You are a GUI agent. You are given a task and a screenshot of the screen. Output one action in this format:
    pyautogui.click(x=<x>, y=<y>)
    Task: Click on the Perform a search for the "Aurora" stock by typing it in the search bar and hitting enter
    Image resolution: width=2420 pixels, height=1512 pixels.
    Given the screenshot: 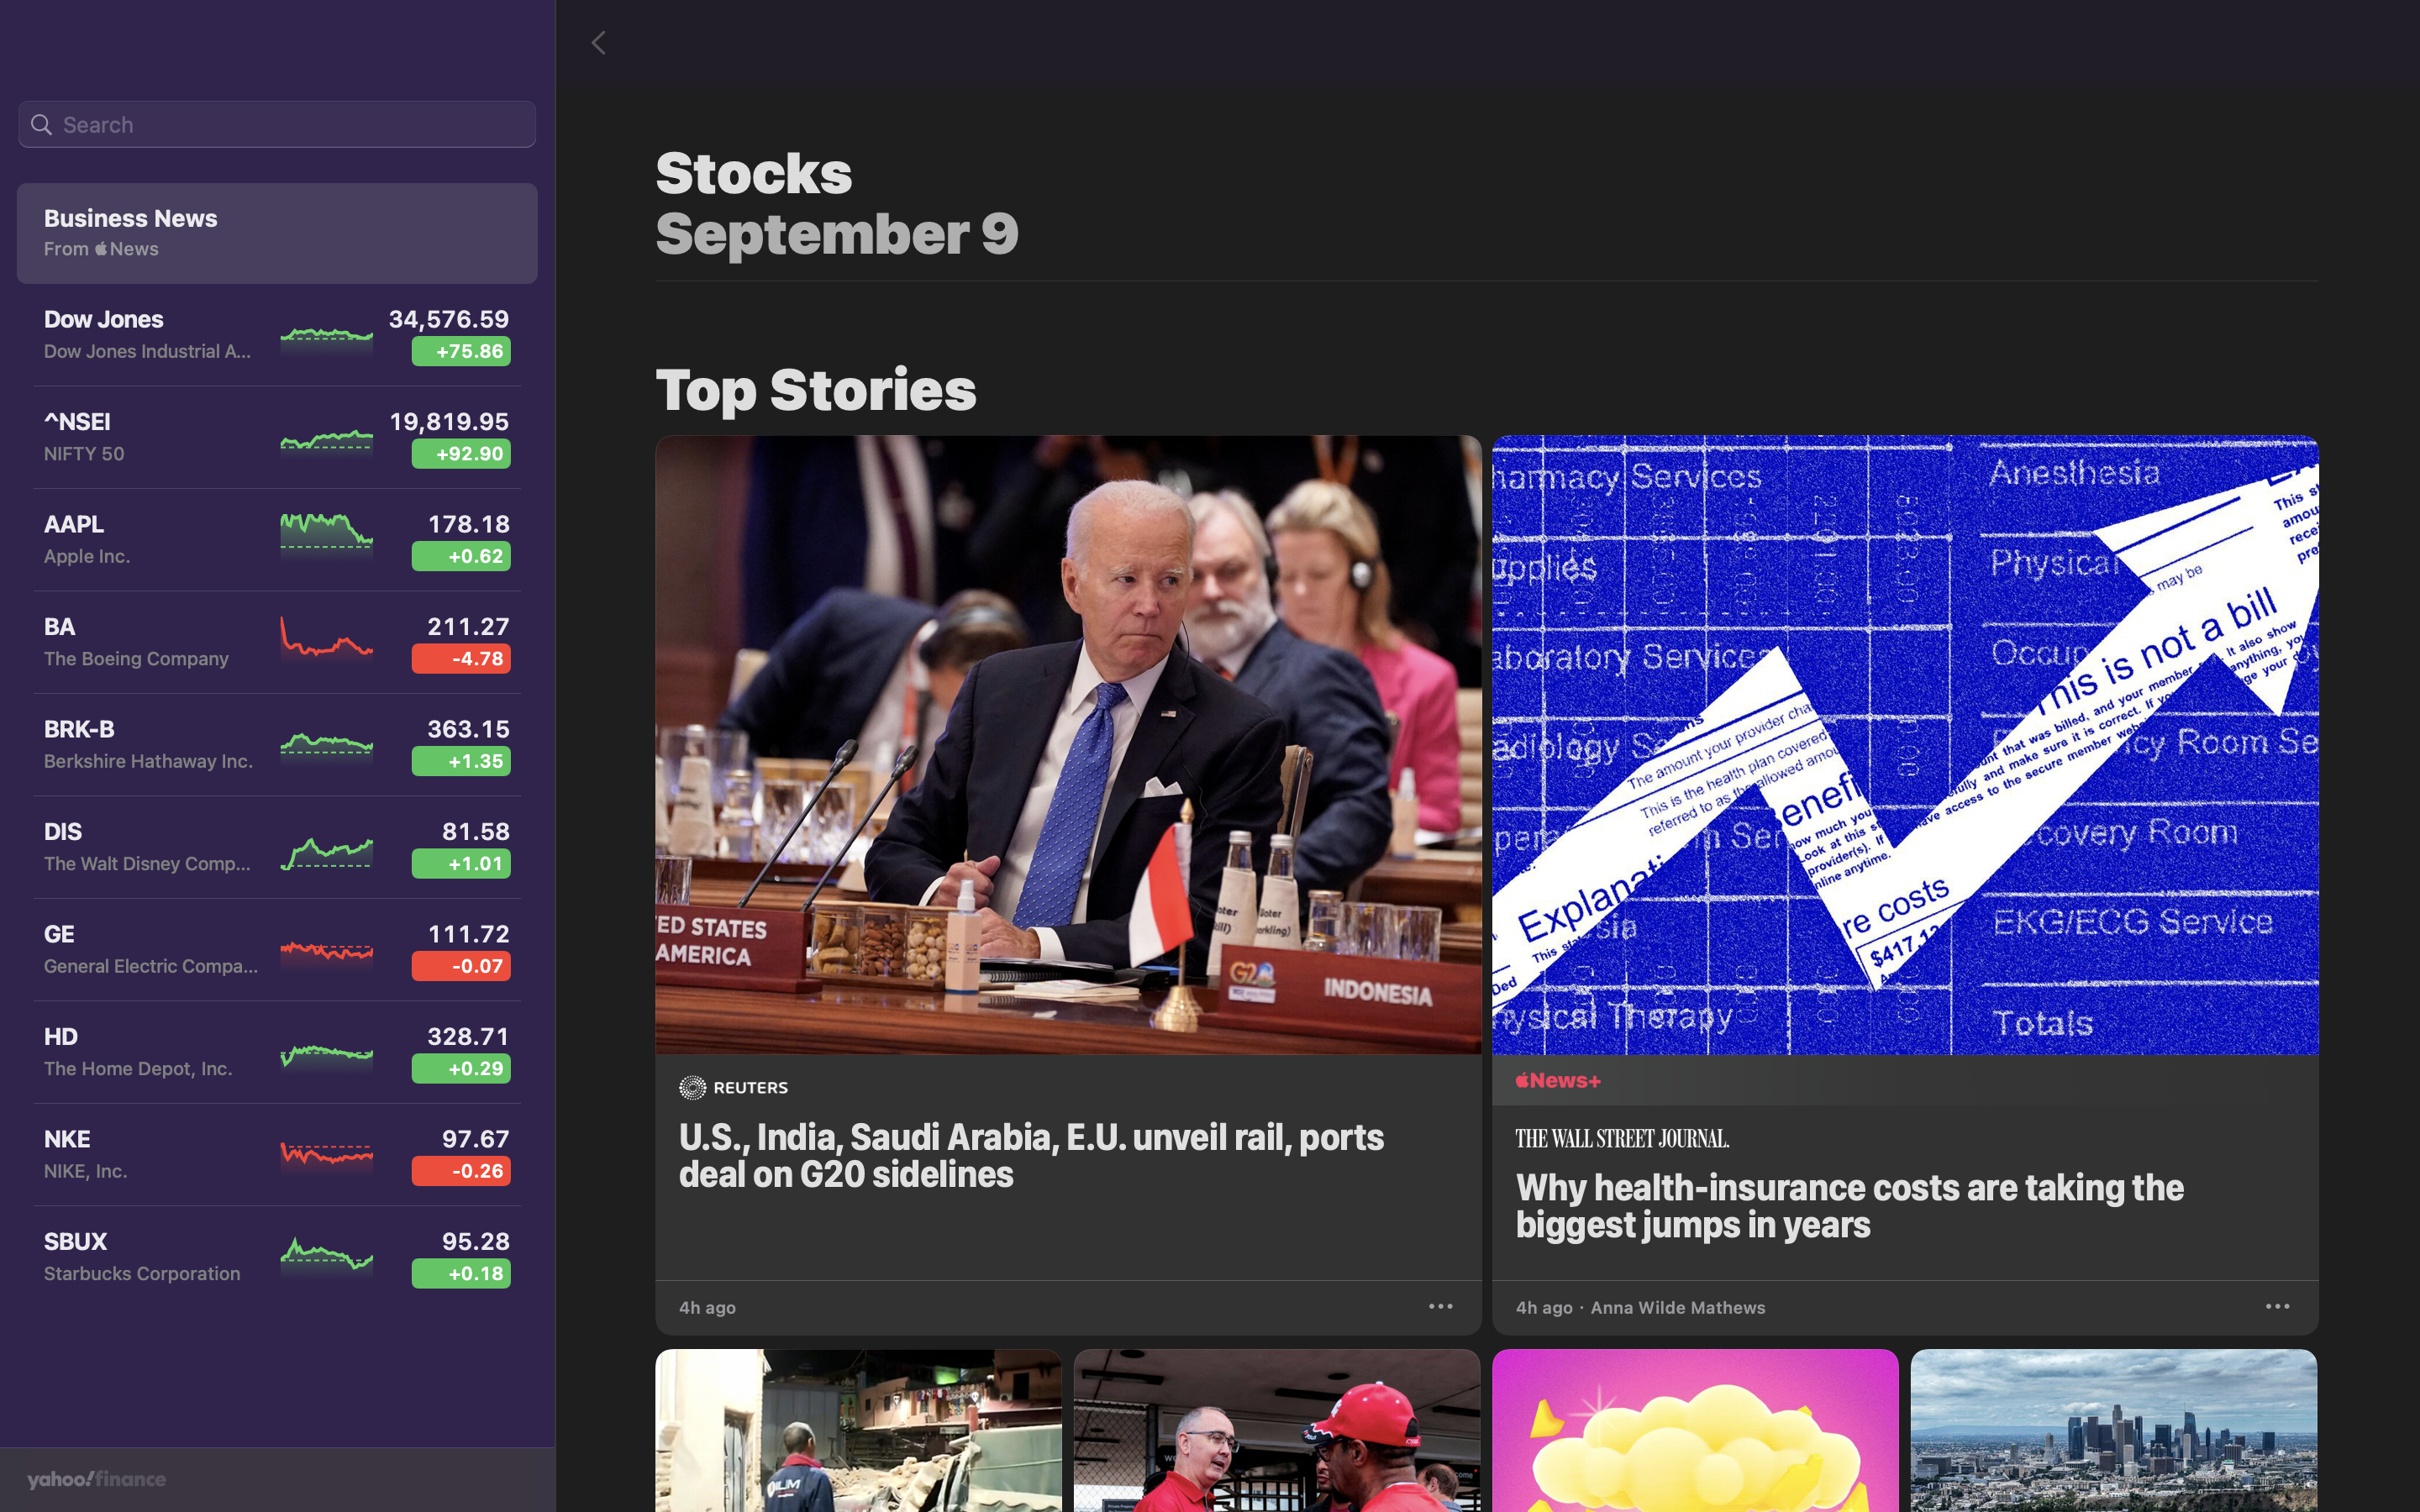 What is the action you would take?
    pyautogui.click(x=276, y=125)
    